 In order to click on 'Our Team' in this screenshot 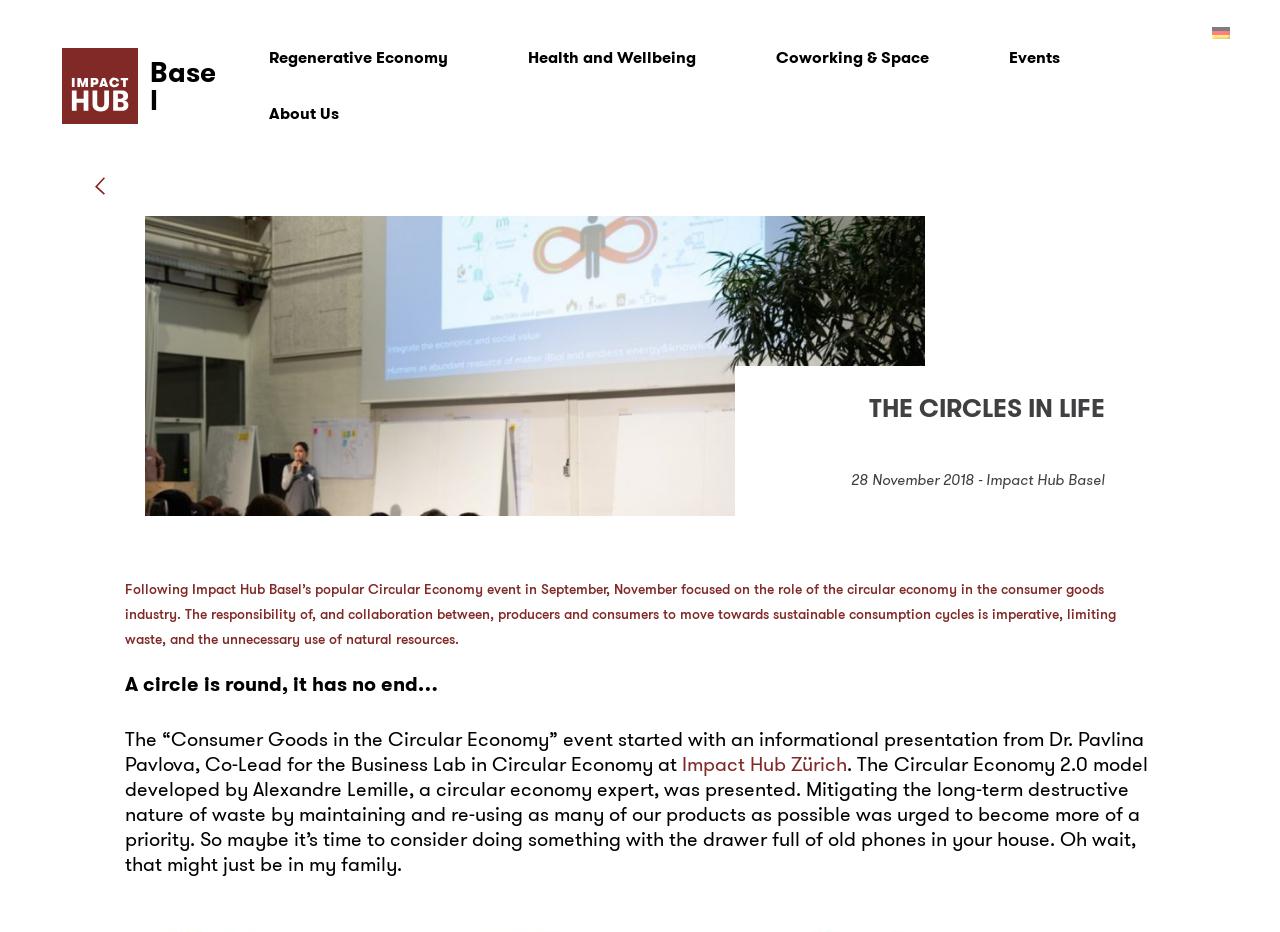, I will do `click(301, 168)`.